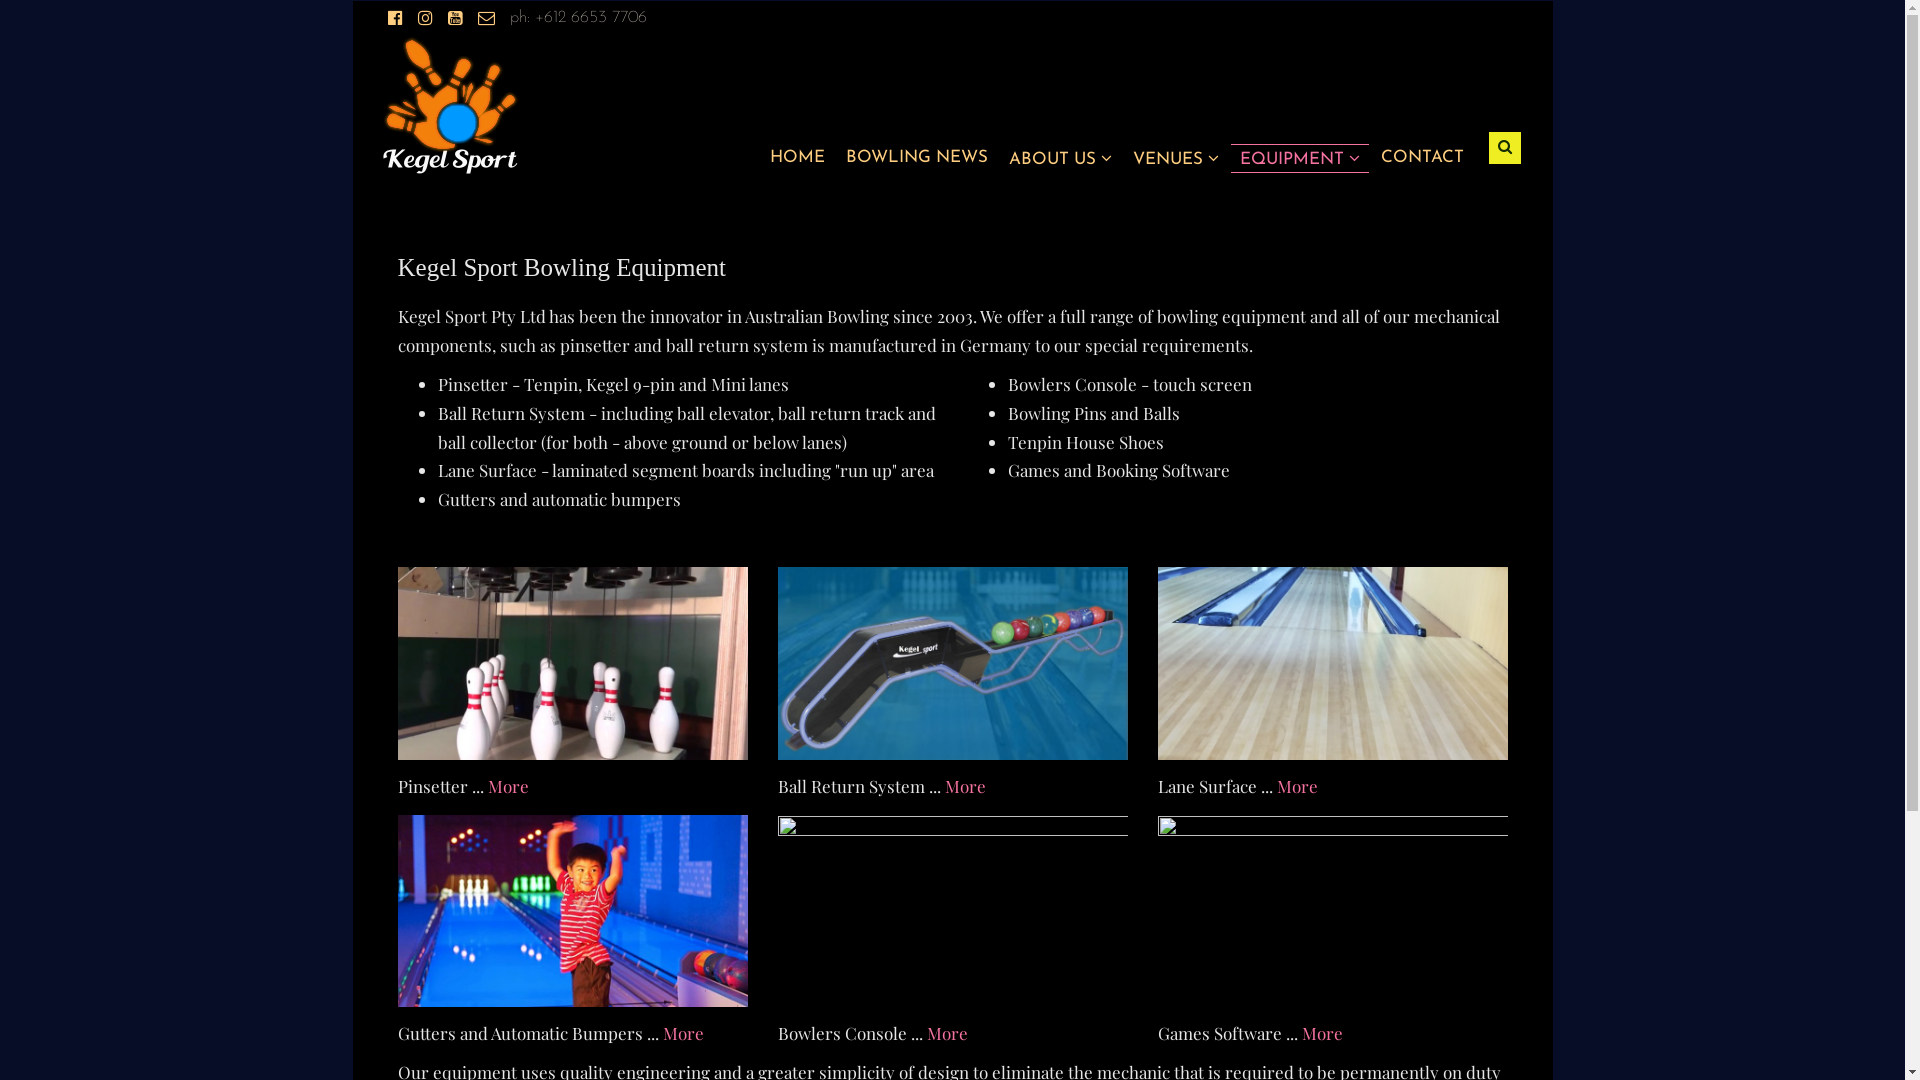 This screenshot has width=1920, height=1080. I want to click on 'More', so click(1301, 1033).